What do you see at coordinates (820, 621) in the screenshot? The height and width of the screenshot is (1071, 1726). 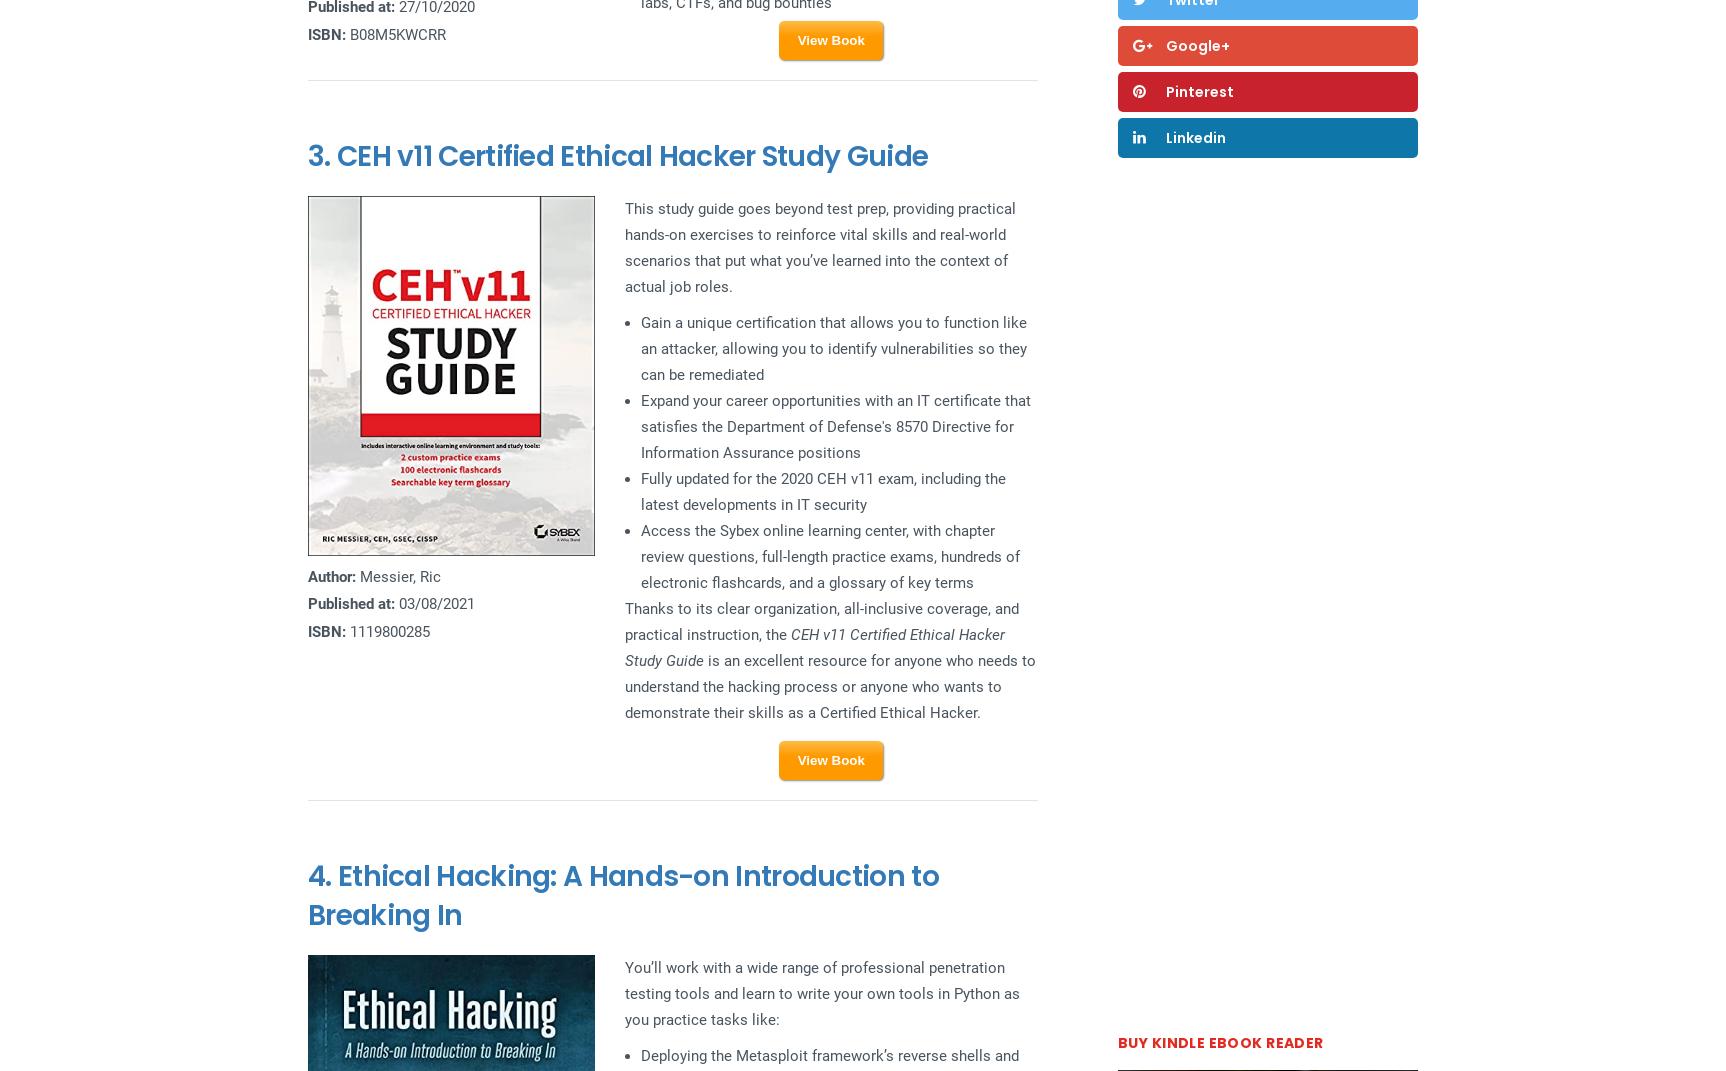 I see `'Thanks to its clear organization, all-inclusive coverage, and practical instruction, the'` at bounding box center [820, 621].